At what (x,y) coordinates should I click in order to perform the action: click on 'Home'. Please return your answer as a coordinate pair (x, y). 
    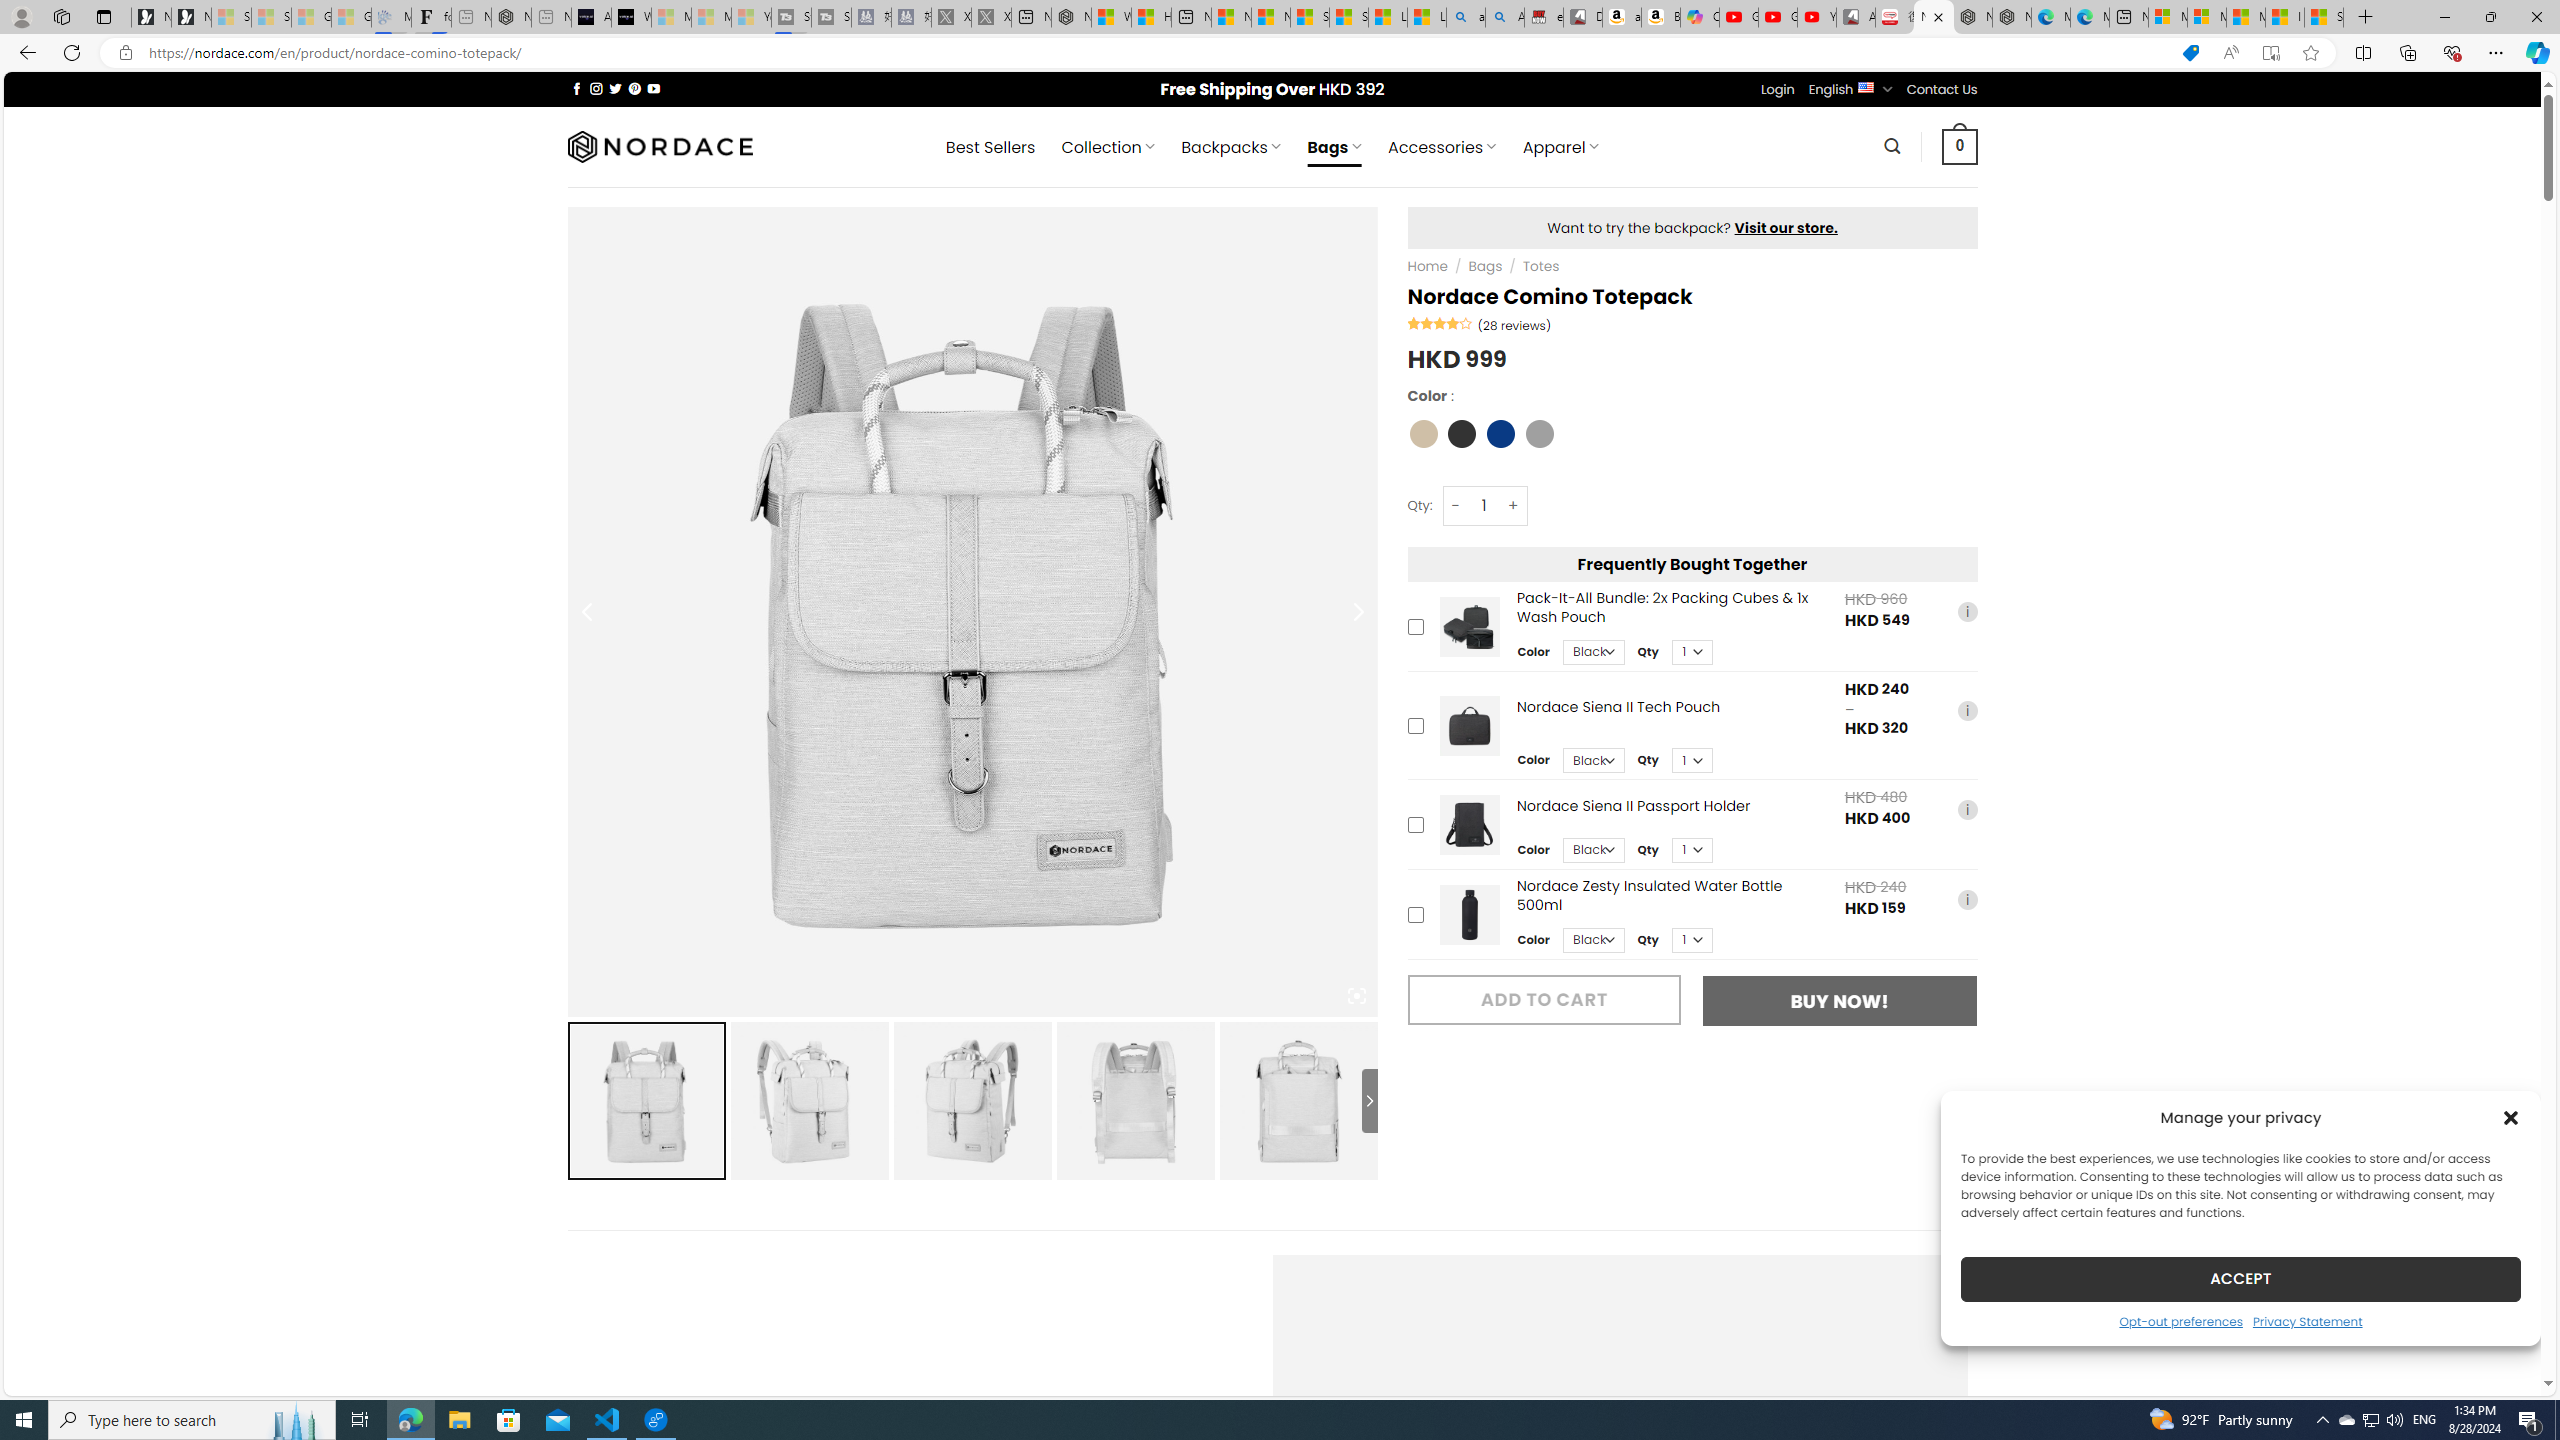
    Looking at the image, I should click on (1427, 265).